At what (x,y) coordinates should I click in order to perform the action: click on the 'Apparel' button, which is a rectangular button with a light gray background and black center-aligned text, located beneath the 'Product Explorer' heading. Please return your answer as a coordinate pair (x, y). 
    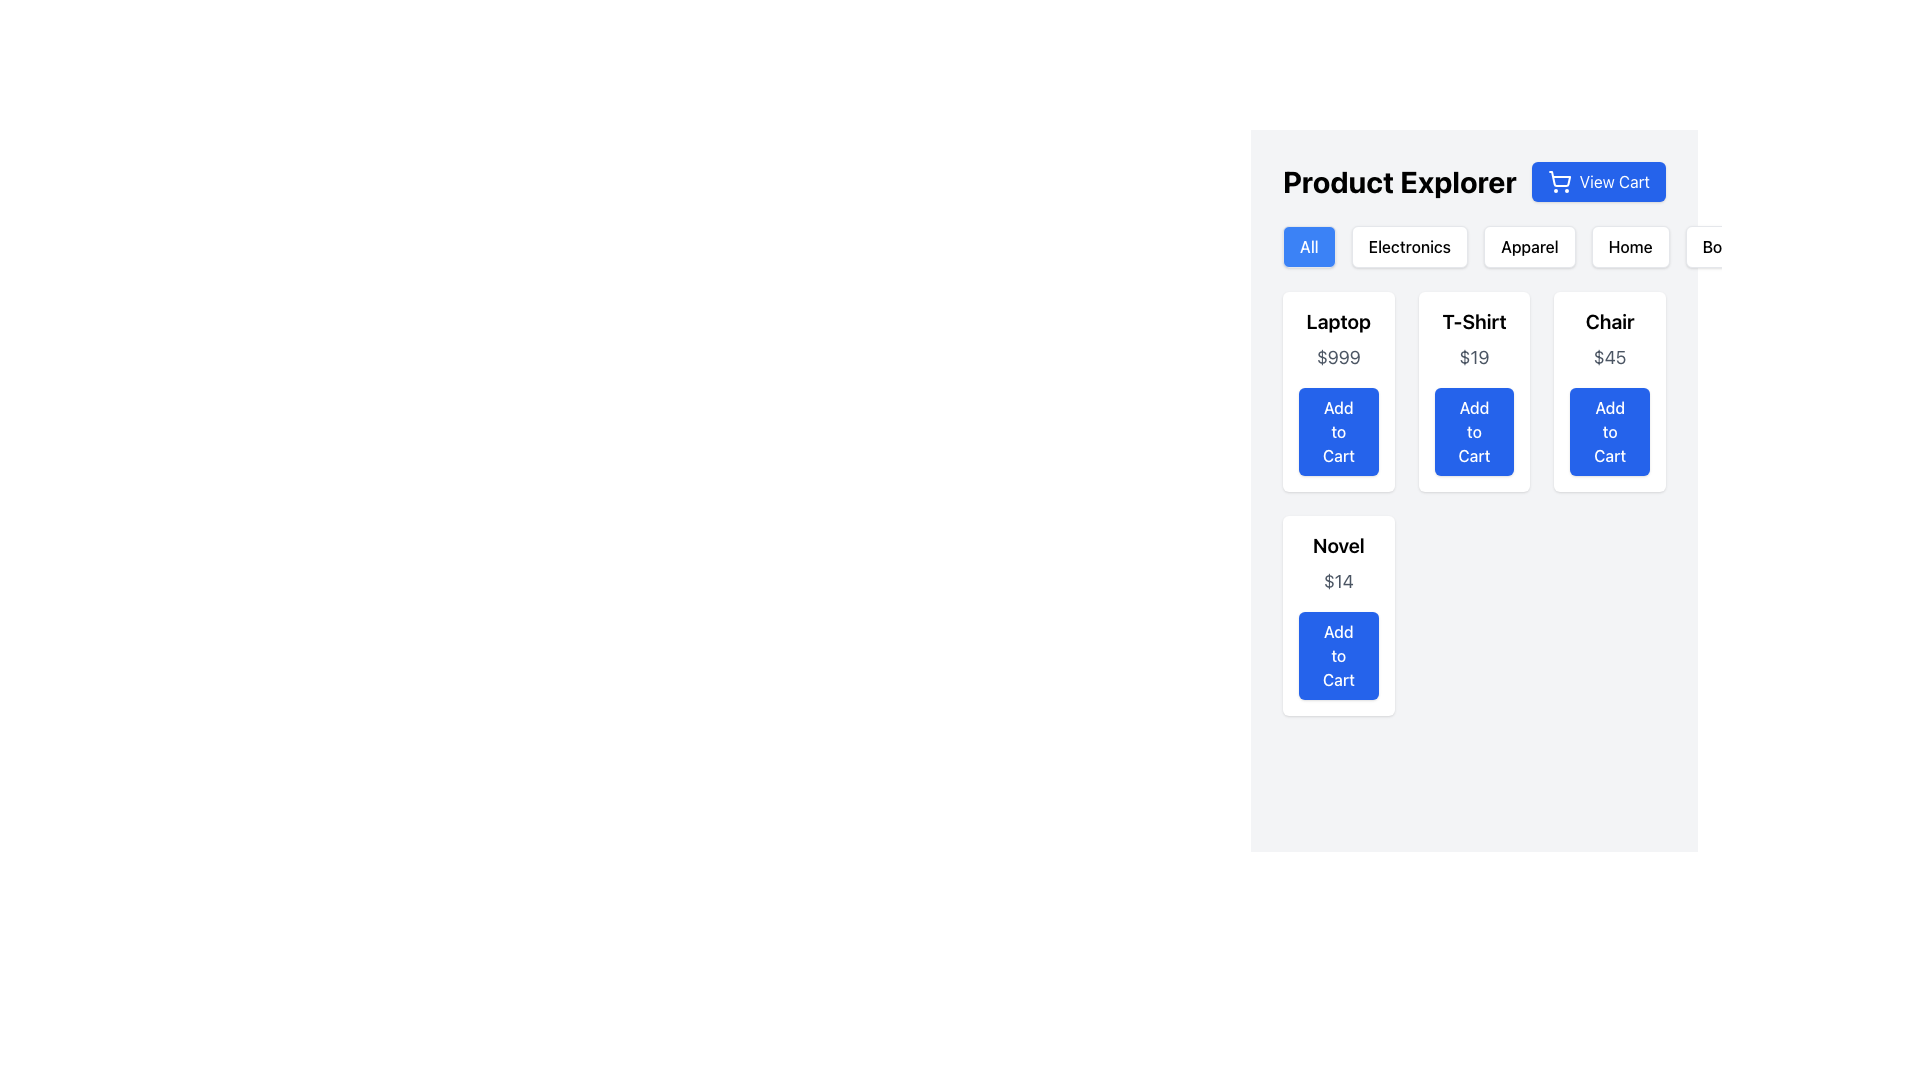
    Looking at the image, I should click on (1528, 245).